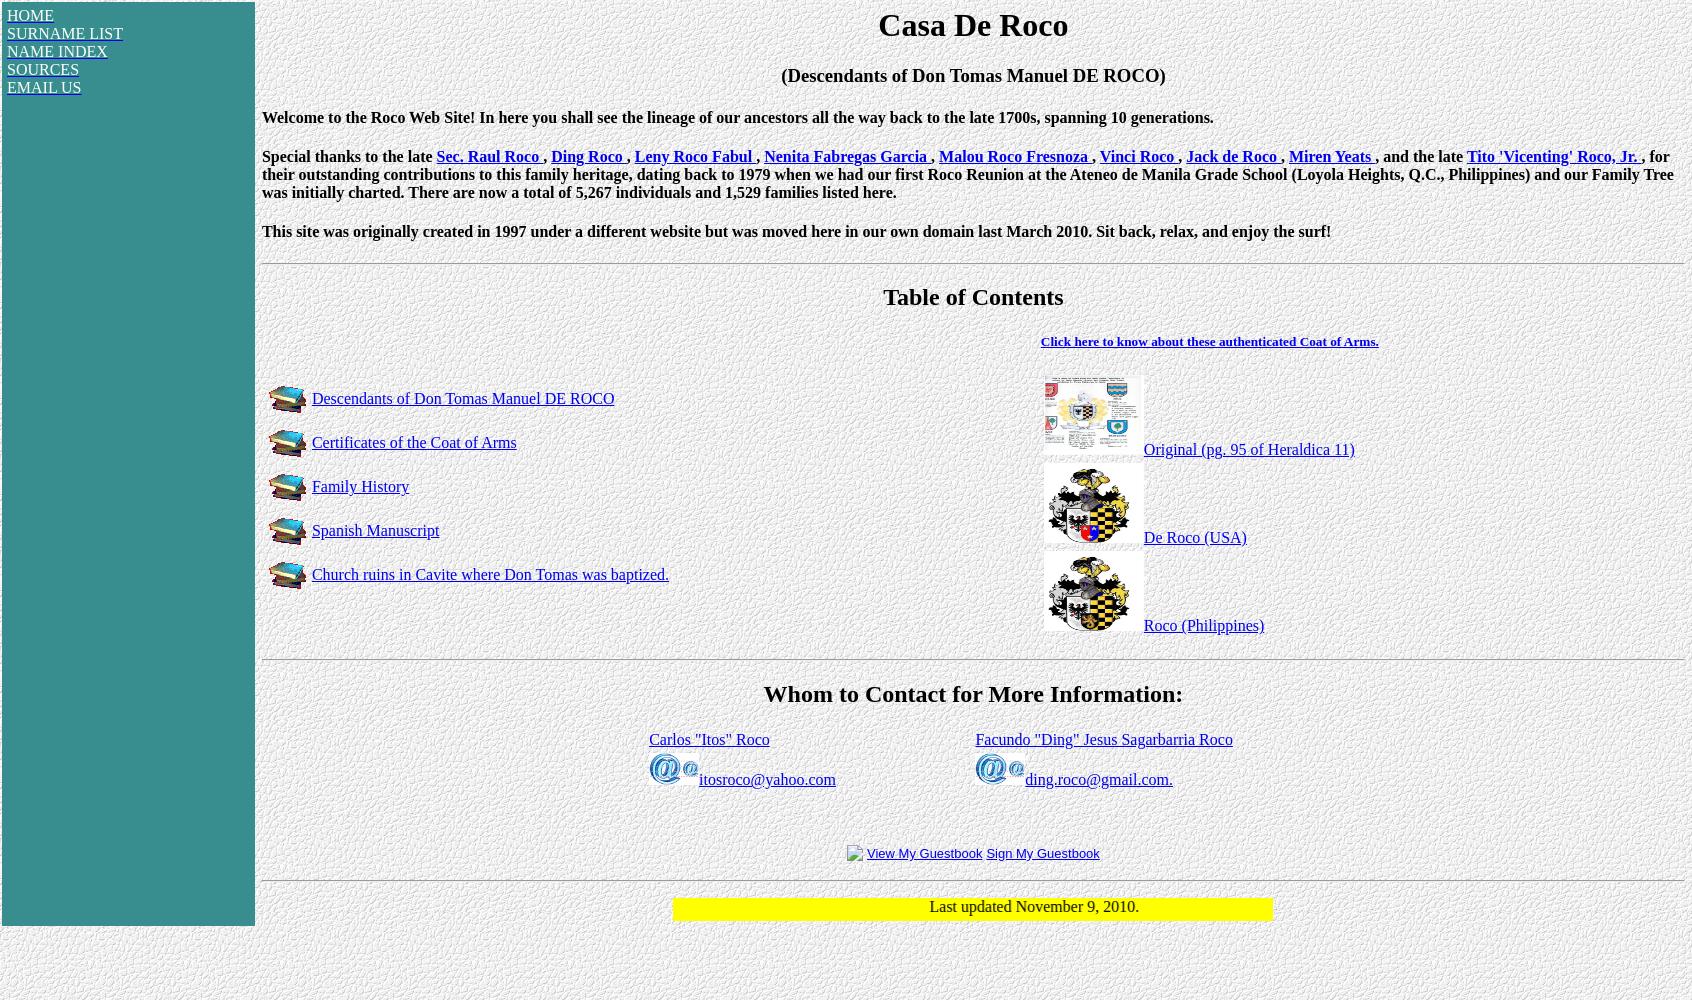 The height and width of the screenshot is (1000, 1692). I want to click on 'itosroco@yahoo.com', so click(698, 779).